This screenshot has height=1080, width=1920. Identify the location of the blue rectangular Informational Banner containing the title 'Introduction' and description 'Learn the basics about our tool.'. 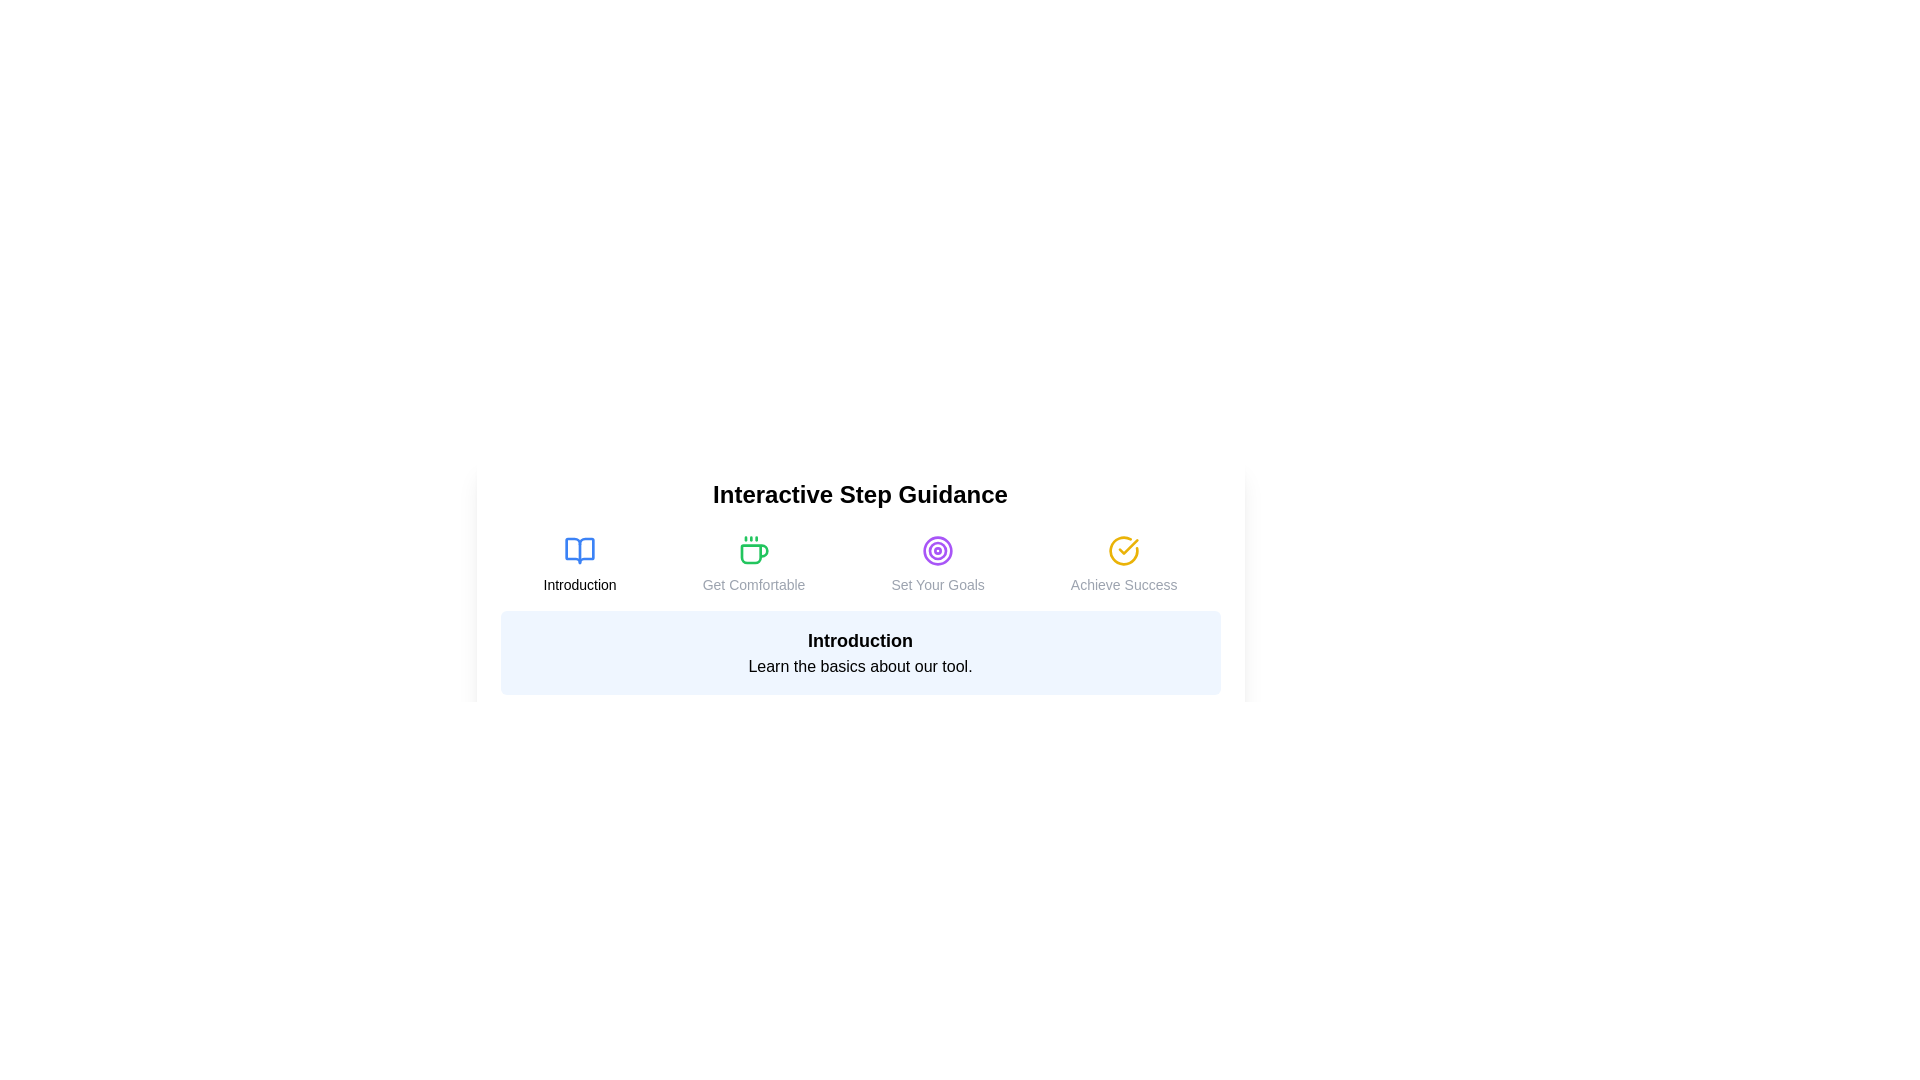
(860, 652).